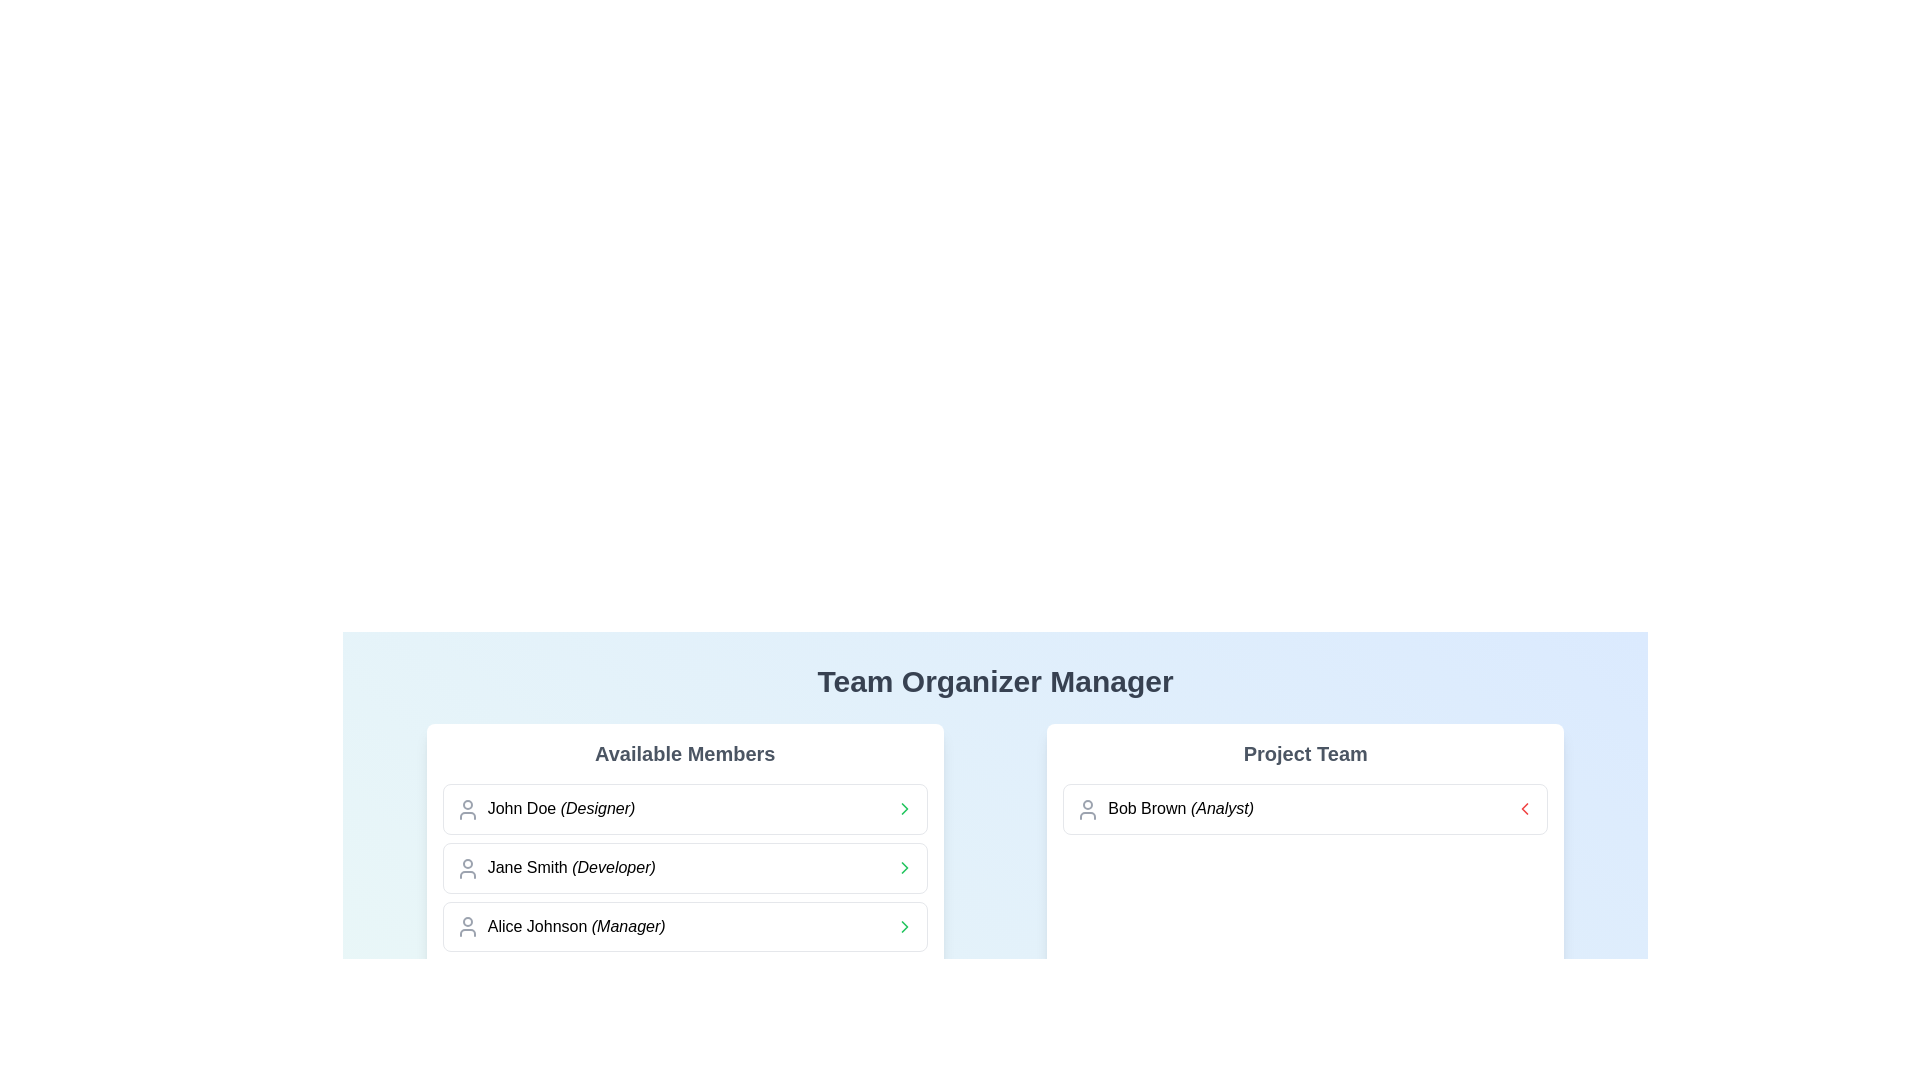 This screenshot has width=1920, height=1080. I want to click on the text 'Bob Brown (Analyst)' with the accompanying user profile icon, which is the first entry in the 'Project Team' section located to the right of 'Available Members', so click(1165, 808).